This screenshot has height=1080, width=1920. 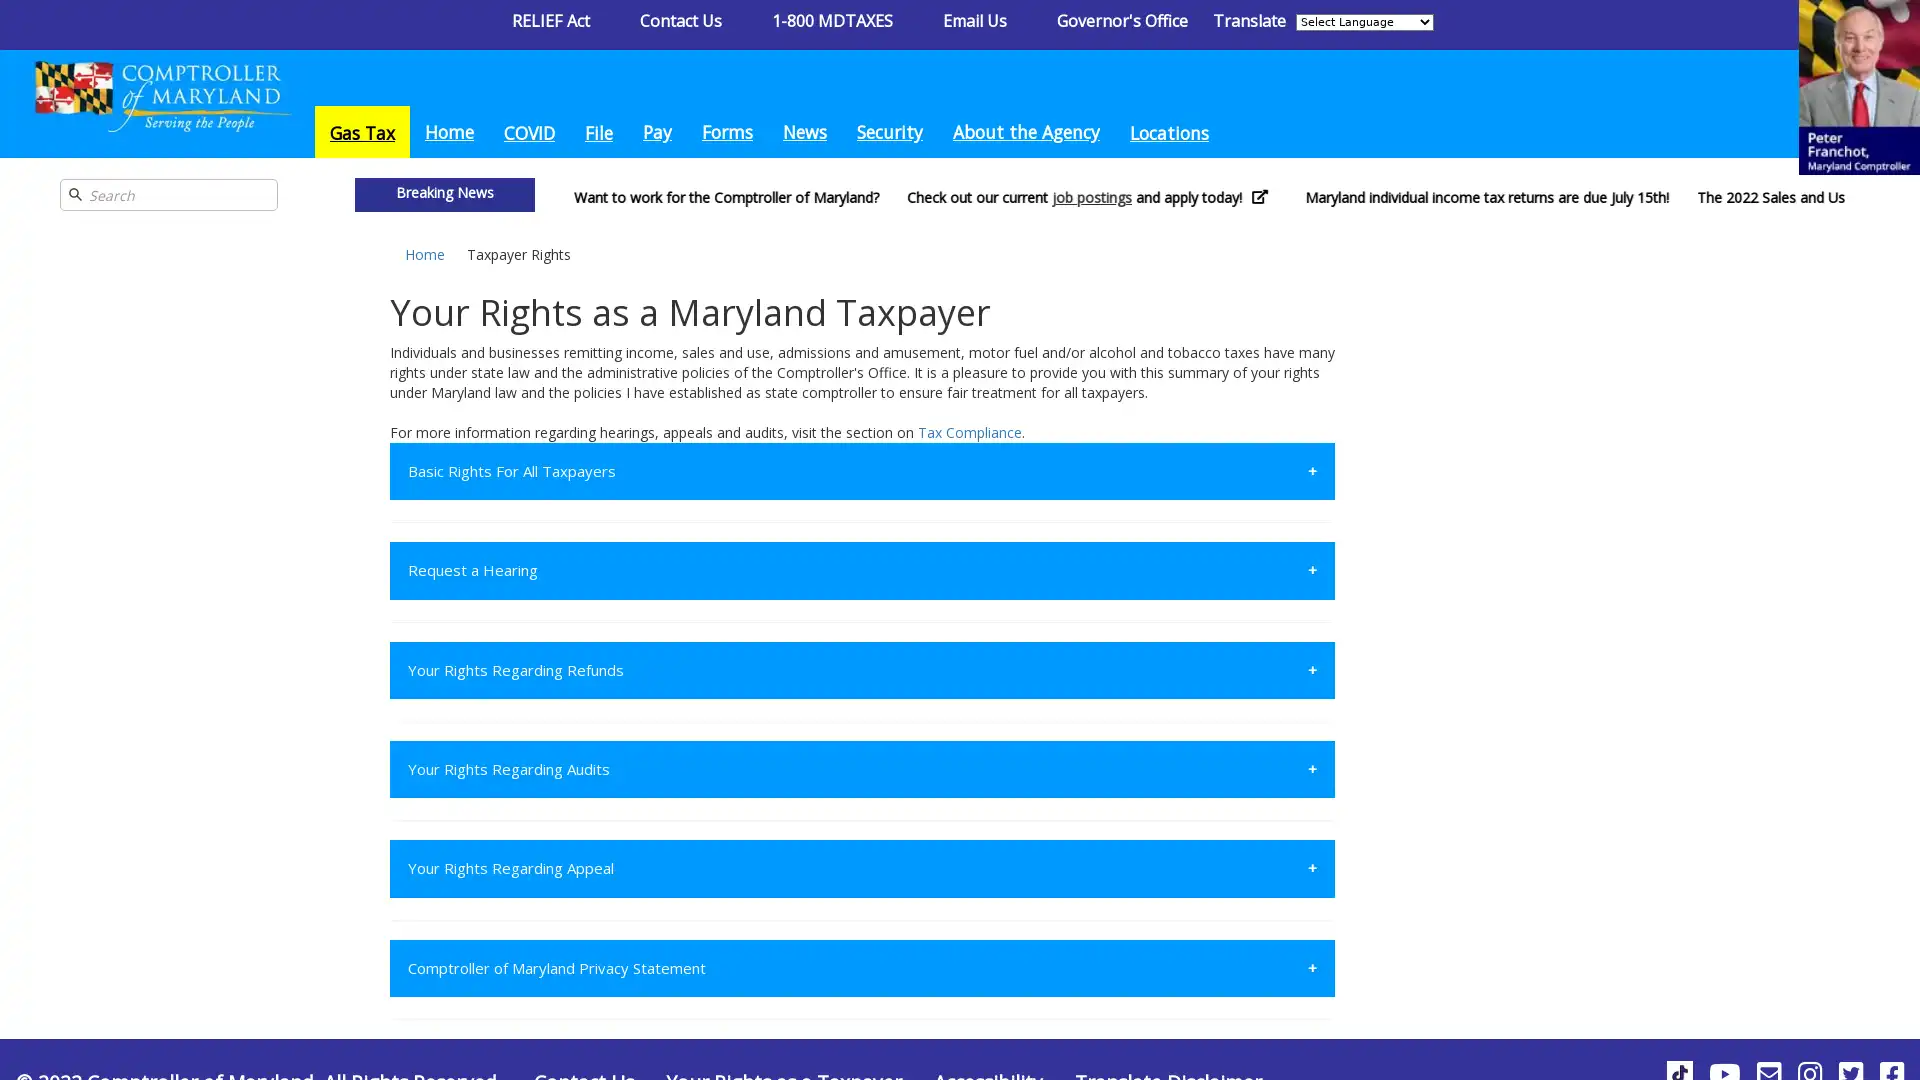 I want to click on Comptroller of Maryland Privacy Statement +, so click(x=862, y=967).